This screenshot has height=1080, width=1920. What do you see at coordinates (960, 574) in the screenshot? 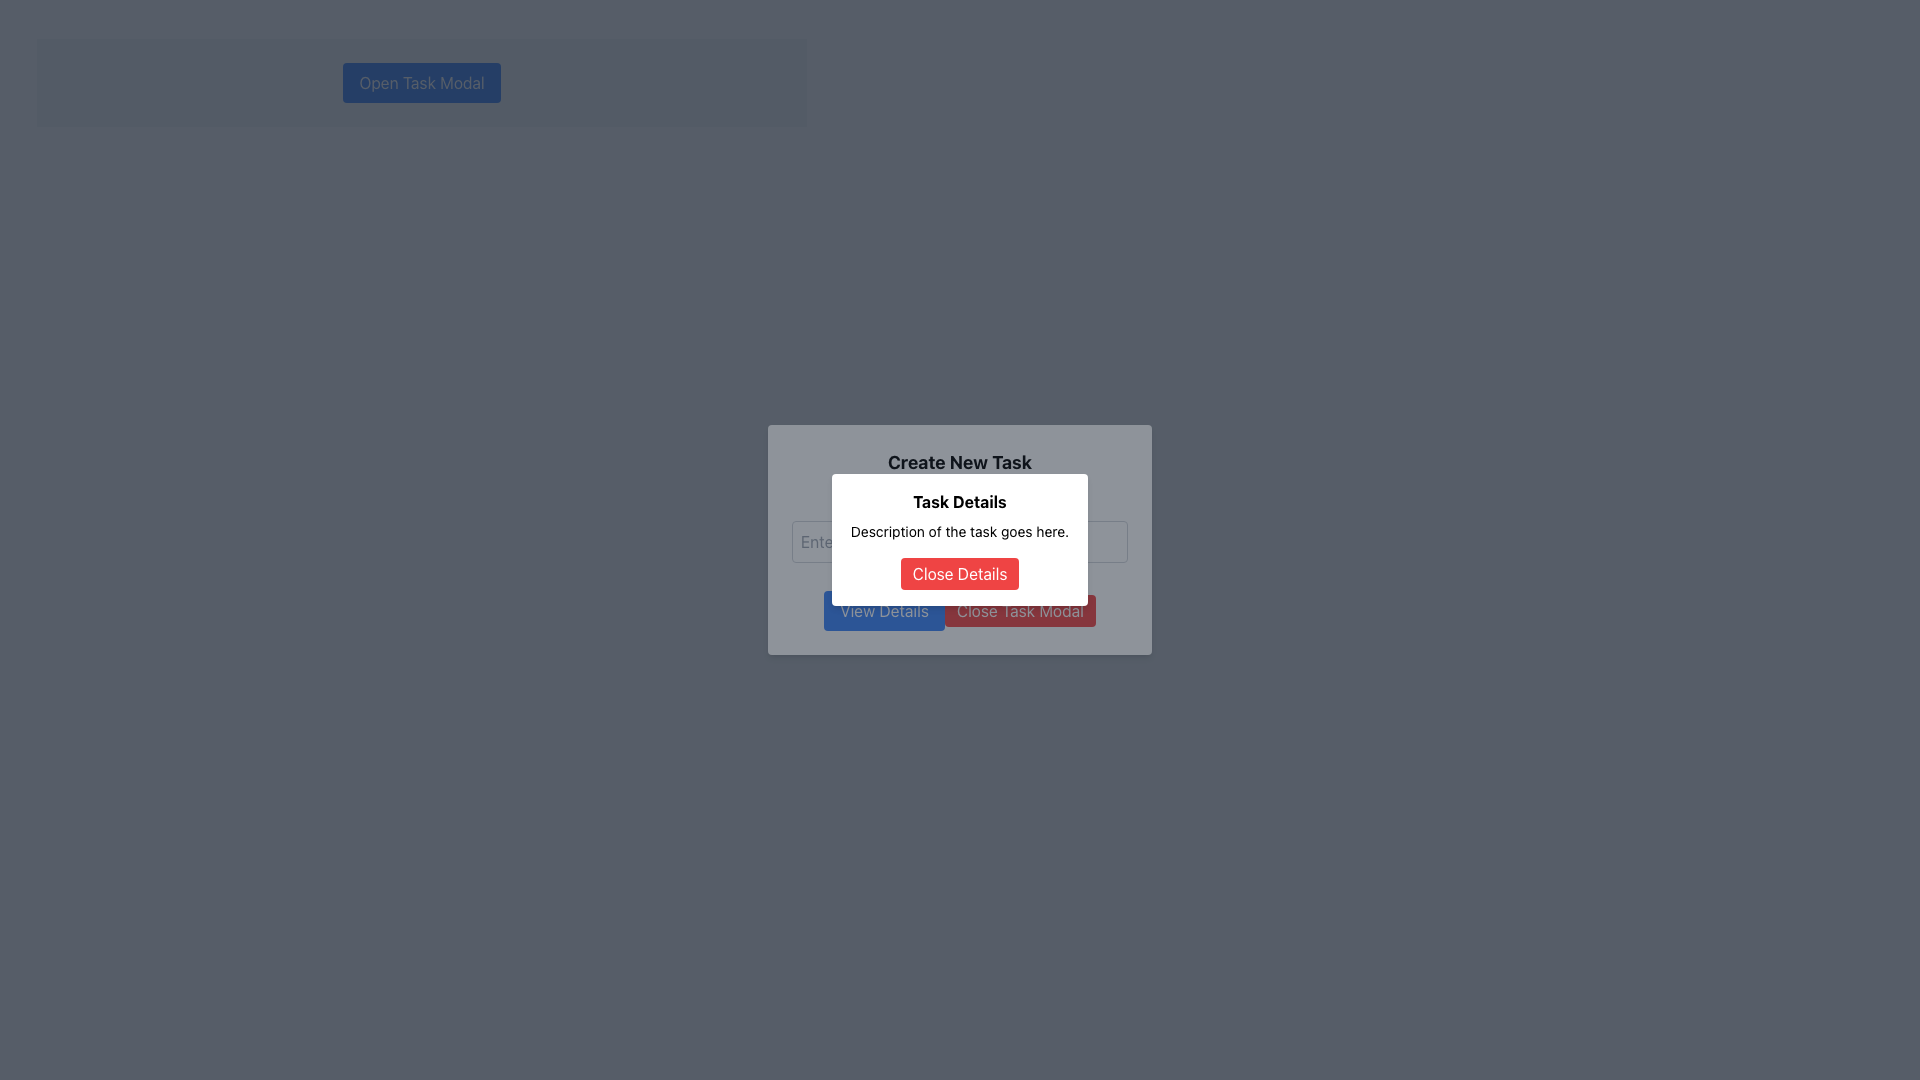
I see `the close button located at the bottom of the modal dialog` at bounding box center [960, 574].